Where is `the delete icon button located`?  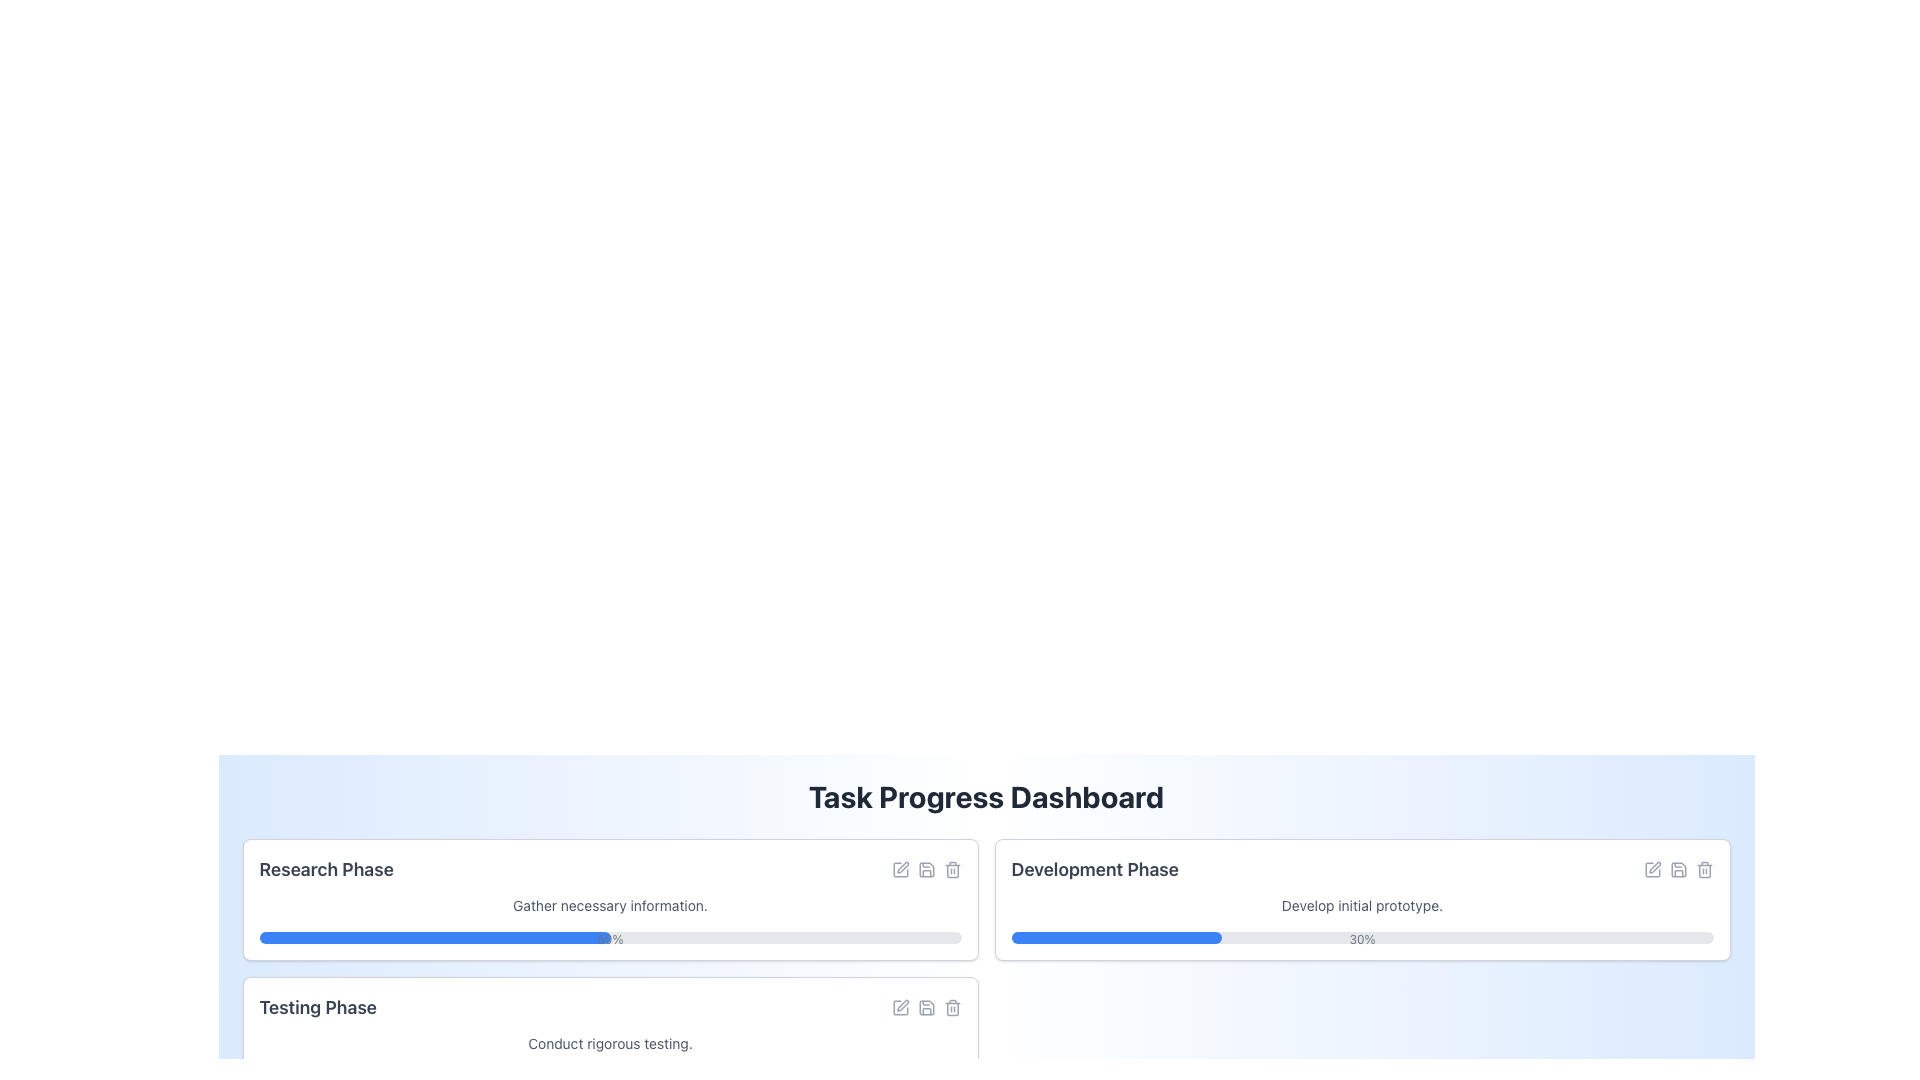
the delete icon button located is located at coordinates (951, 1007).